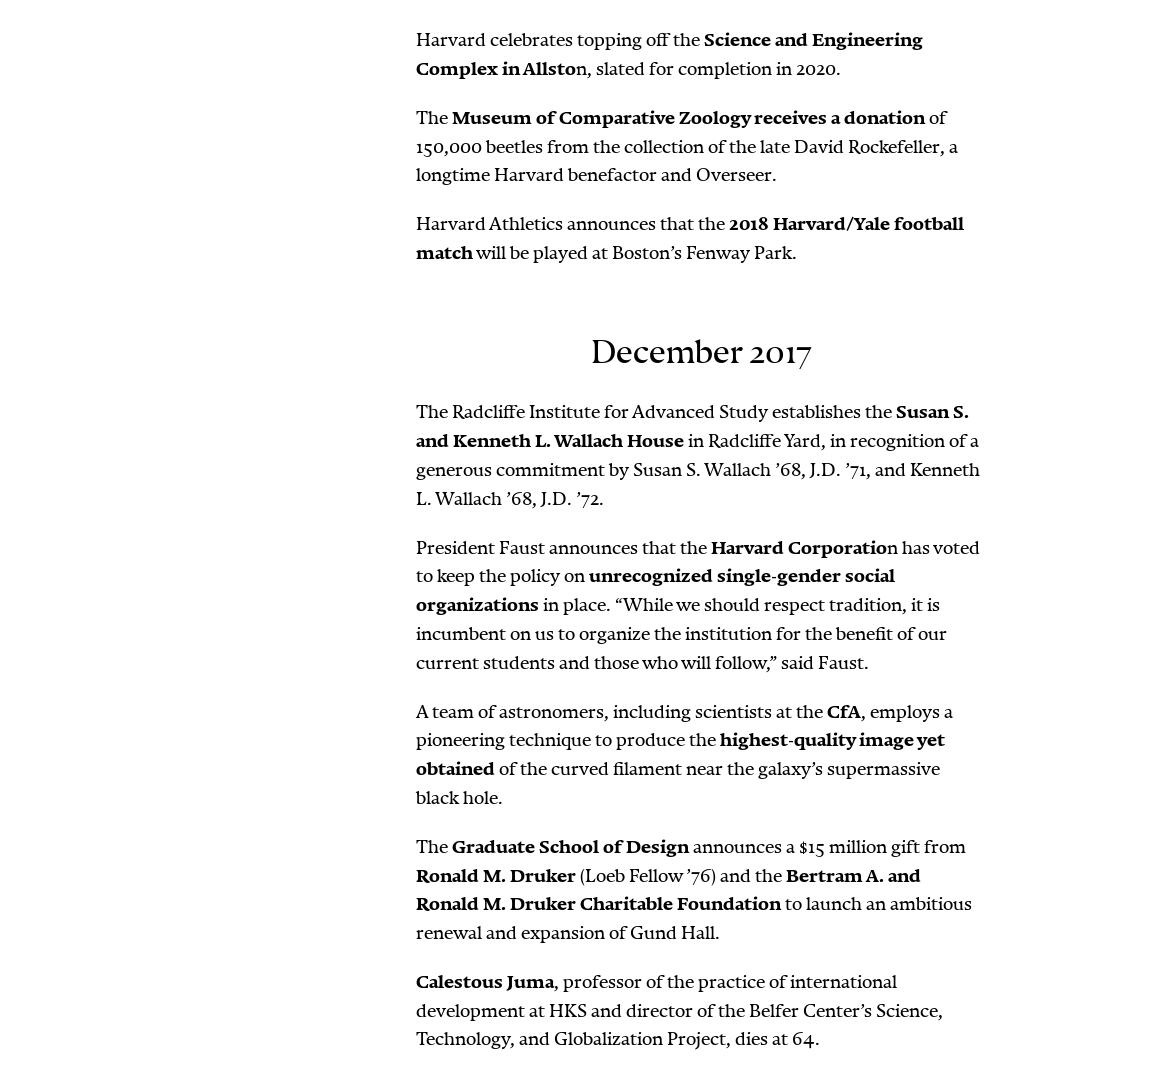 The image size is (1150, 1078). Describe the element at coordinates (693, 918) in the screenshot. I see `'to launch an ambitious renewal and expansion of Gund Hall.'` at that location.